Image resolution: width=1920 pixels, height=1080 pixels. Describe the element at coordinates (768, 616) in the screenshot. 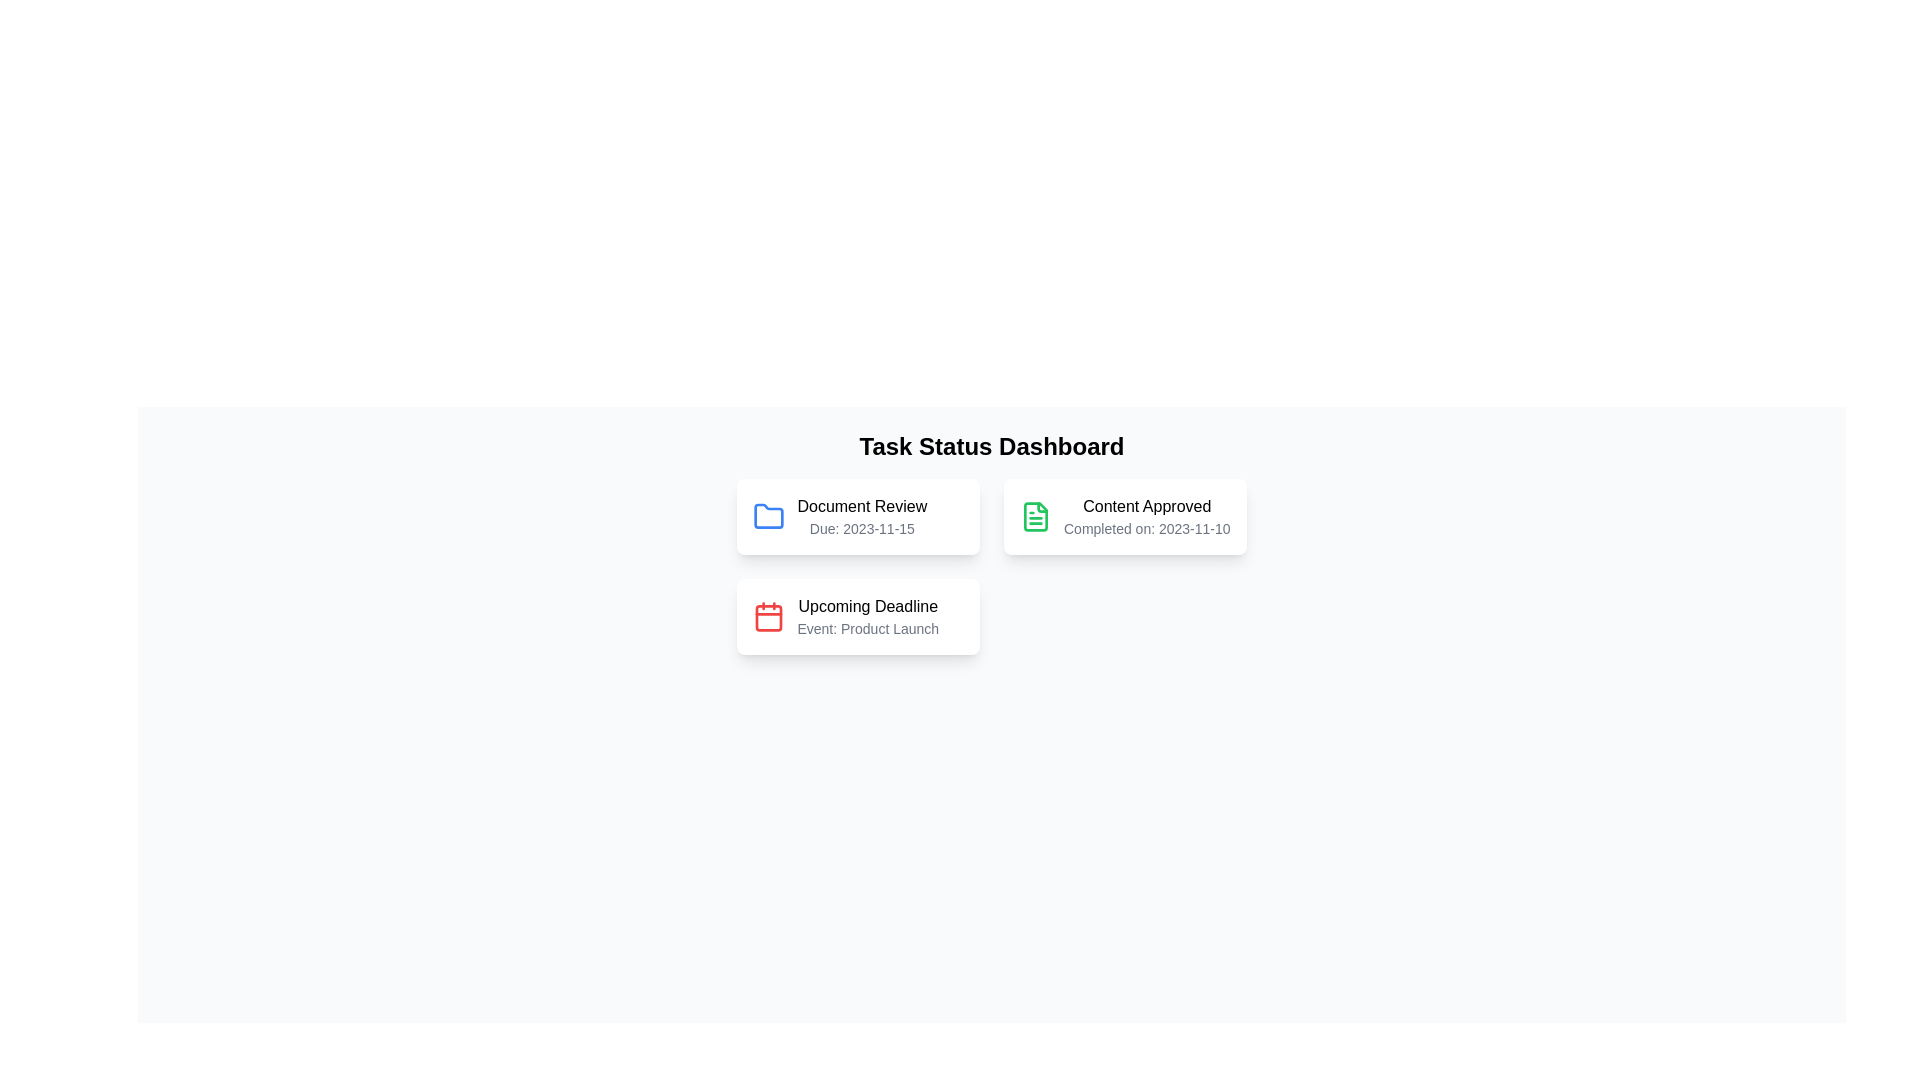

I see `the calendar icon located at the leftmost region of the 'Upcoming Deadline' card to interact with the card` at that location.